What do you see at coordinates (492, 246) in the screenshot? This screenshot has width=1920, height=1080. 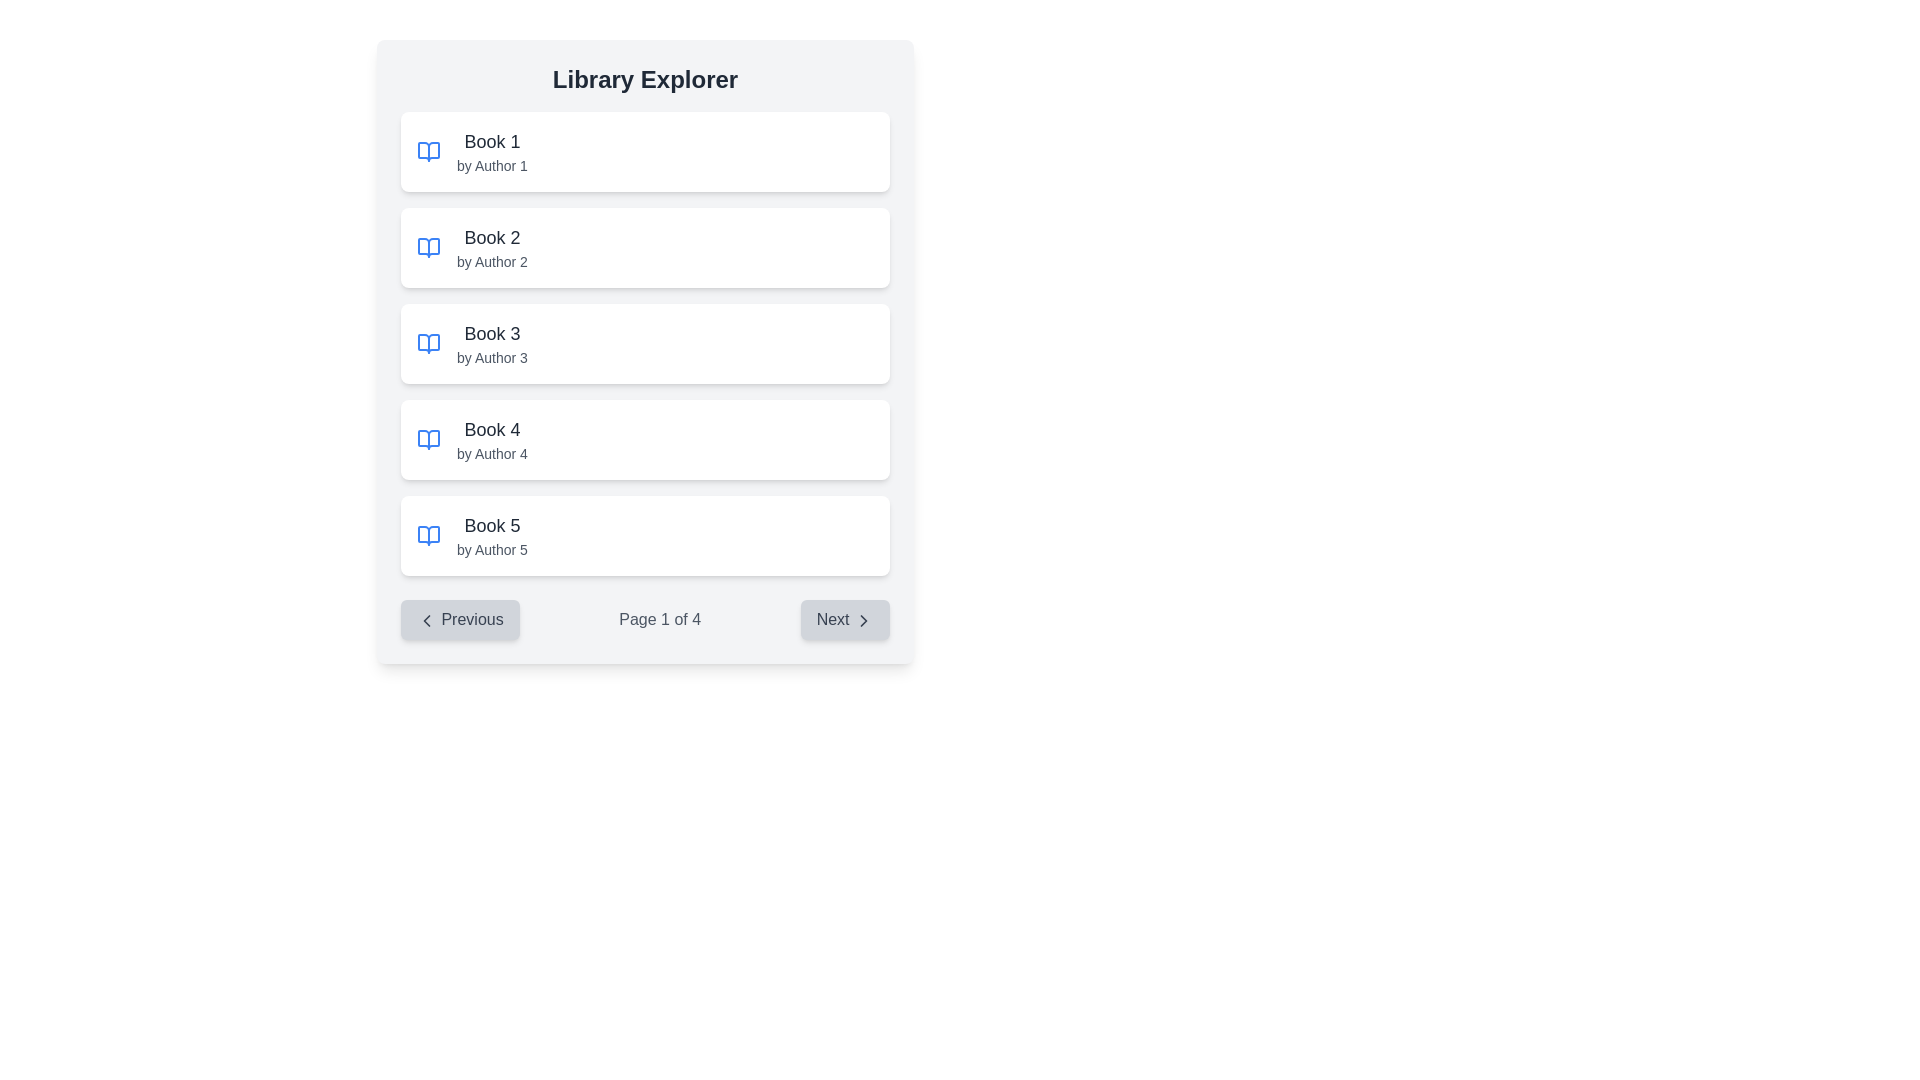 I see `the text display pair showing the title and subtitle of a book, located in the second row of a library interface` at bounding box center [492, 246].